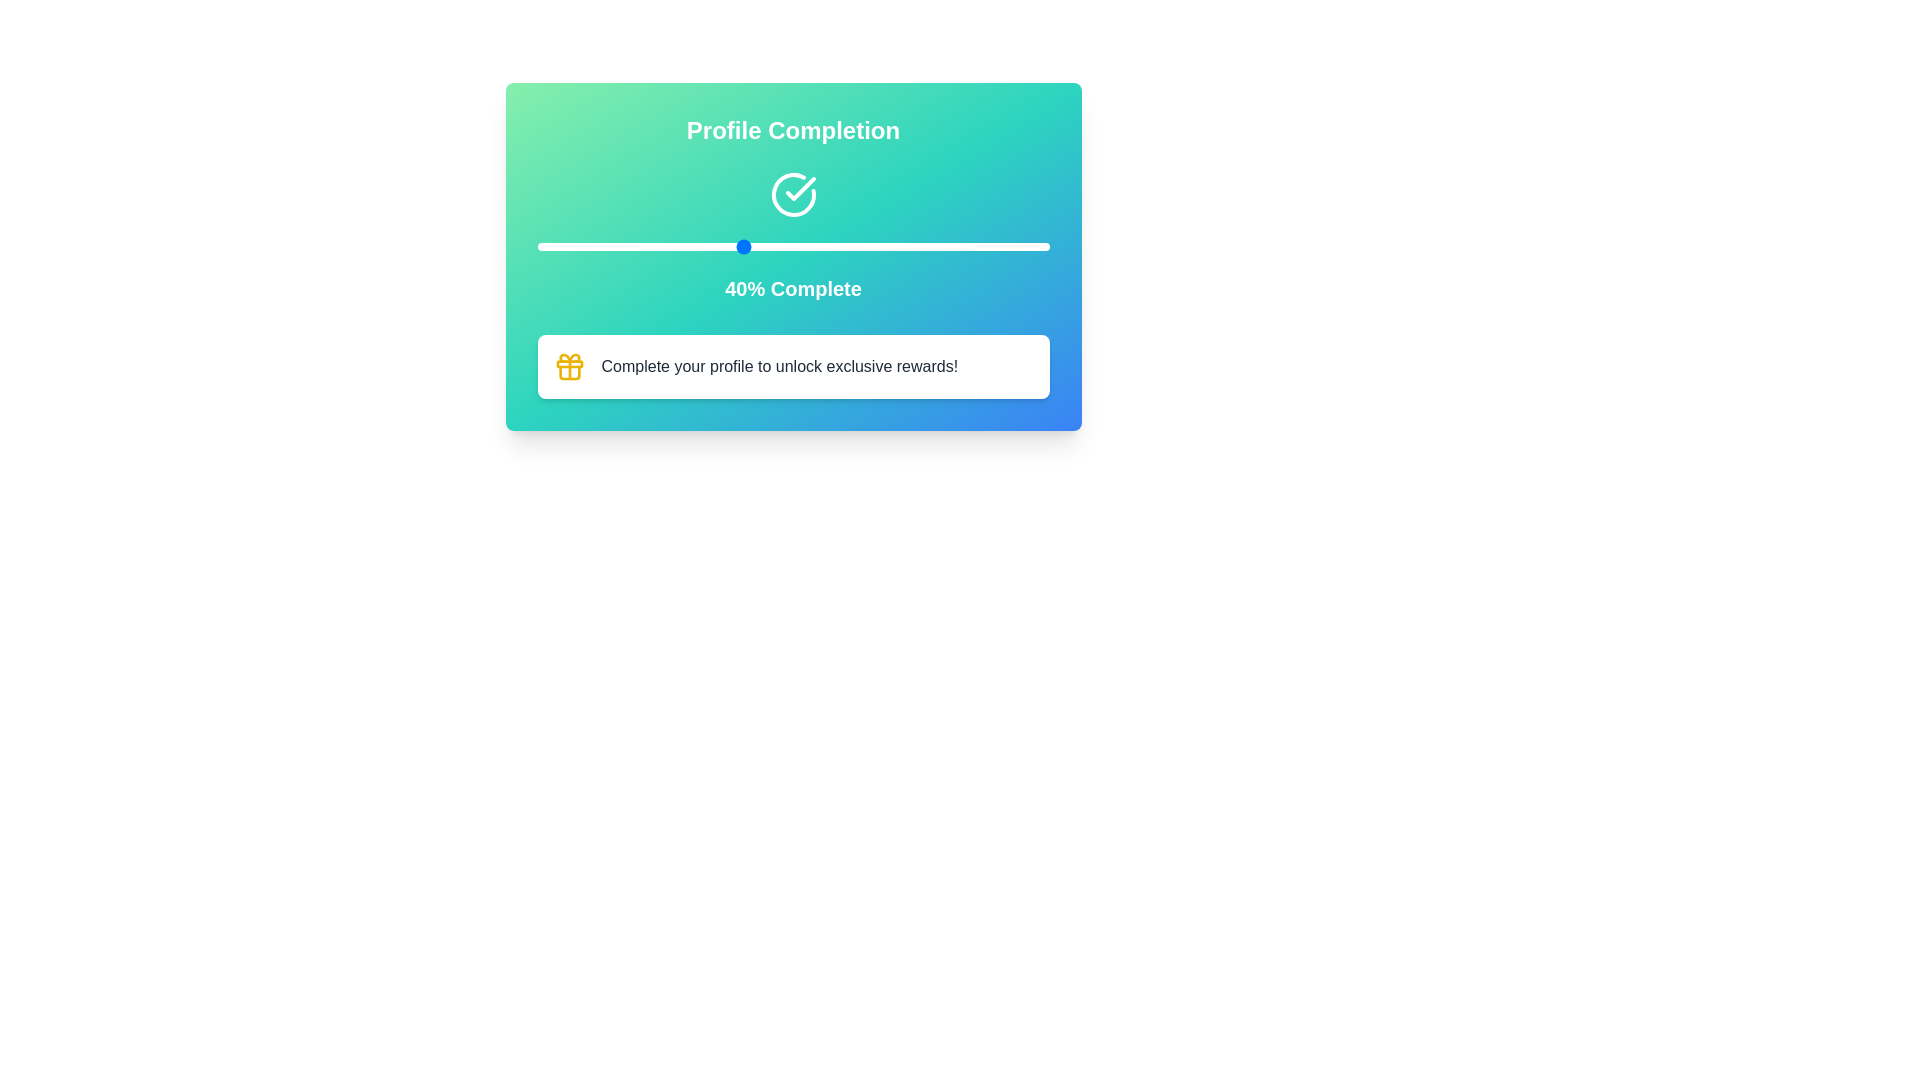 This screenshot has width=1920, height=1080. I want to click on the slider to set the completion percentage to 25, so click(665, 245).